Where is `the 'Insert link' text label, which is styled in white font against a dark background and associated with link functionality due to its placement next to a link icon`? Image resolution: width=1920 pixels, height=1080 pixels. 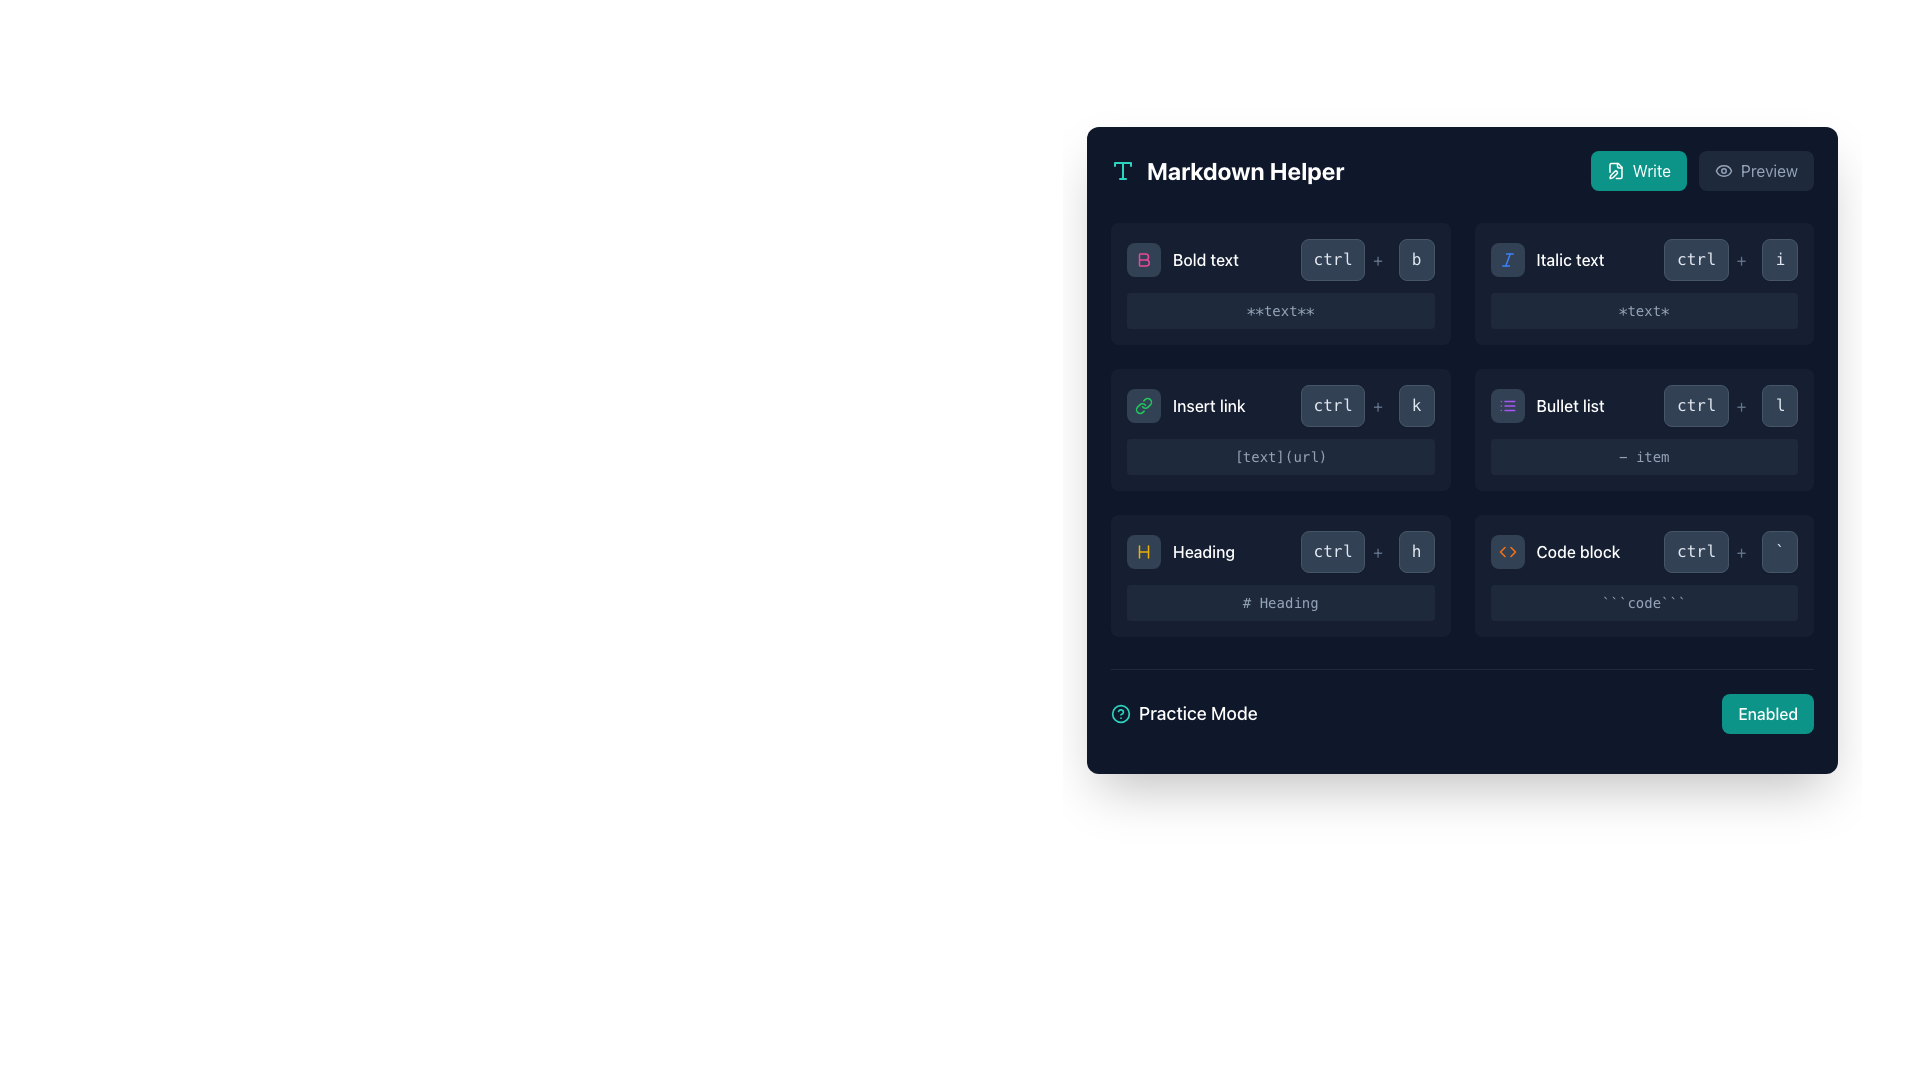
the 'Insert link' text label, which is styled in white font against a dark background and associated with link functionality due to its placement next to a link icon is located at coordinates (1208, 405).